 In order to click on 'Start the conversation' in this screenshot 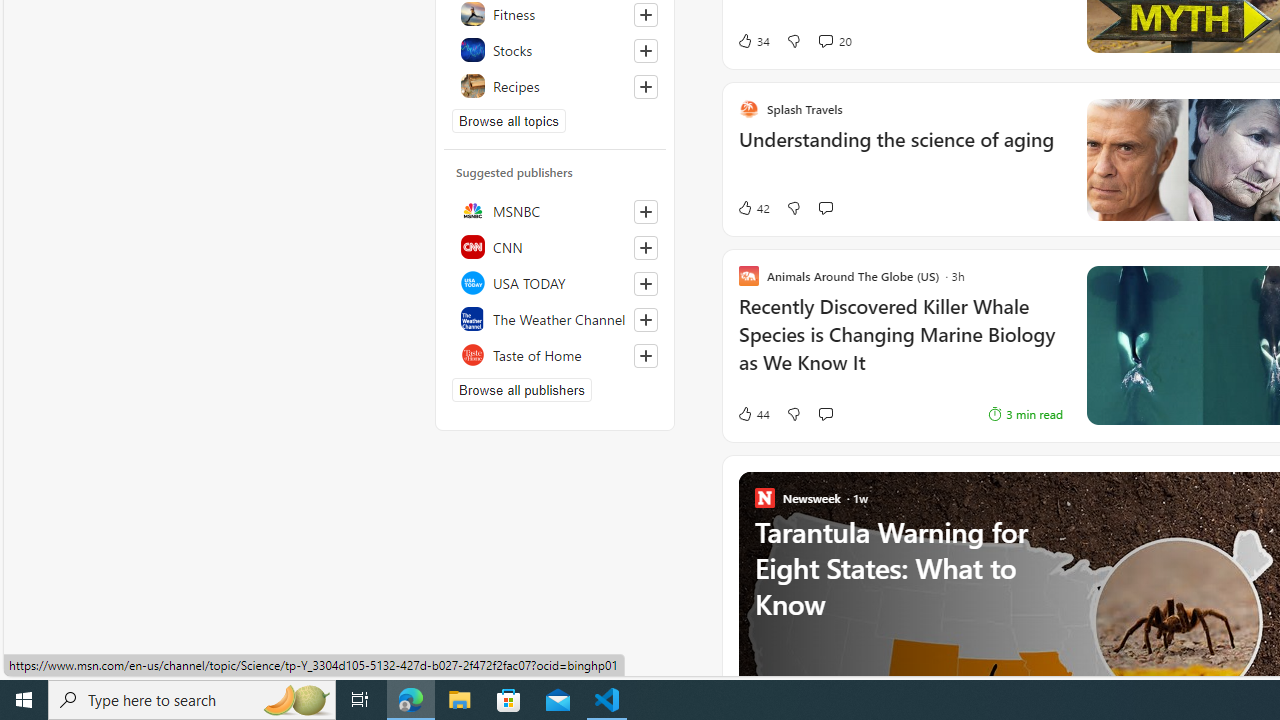, I will do `click(825, 413)`.